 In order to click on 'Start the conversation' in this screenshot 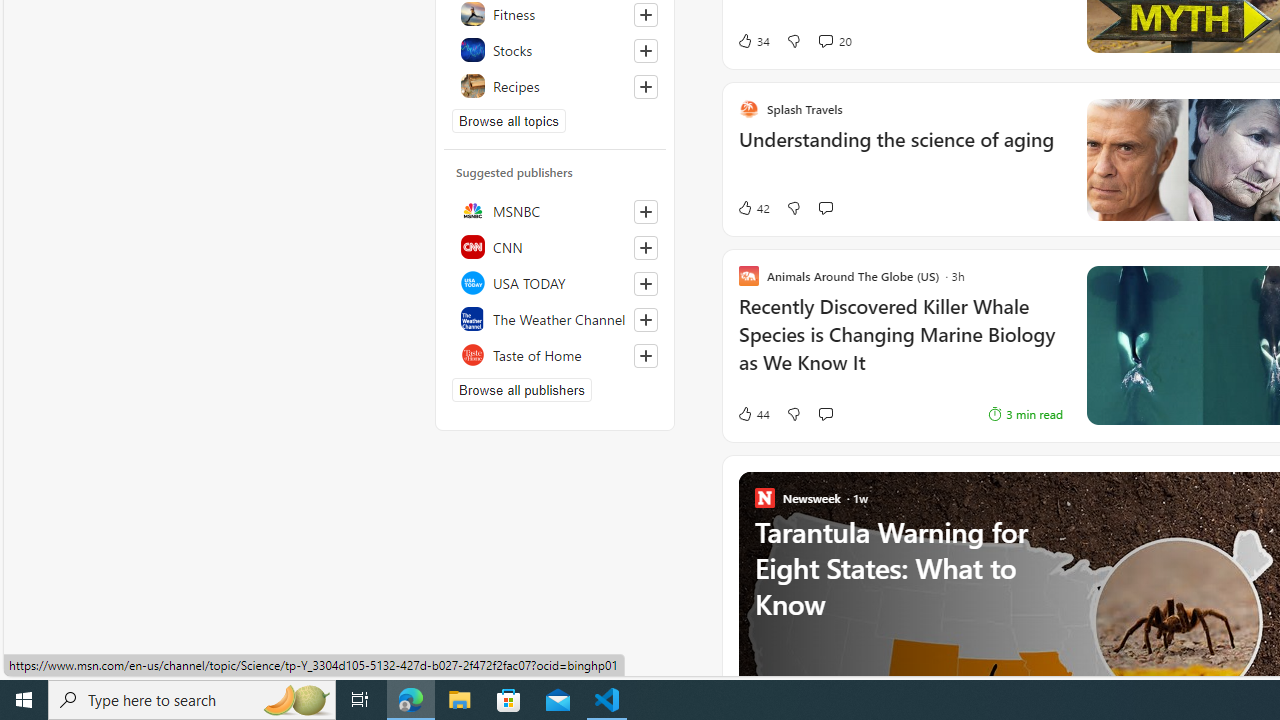, I will do `click(825, 413)`.